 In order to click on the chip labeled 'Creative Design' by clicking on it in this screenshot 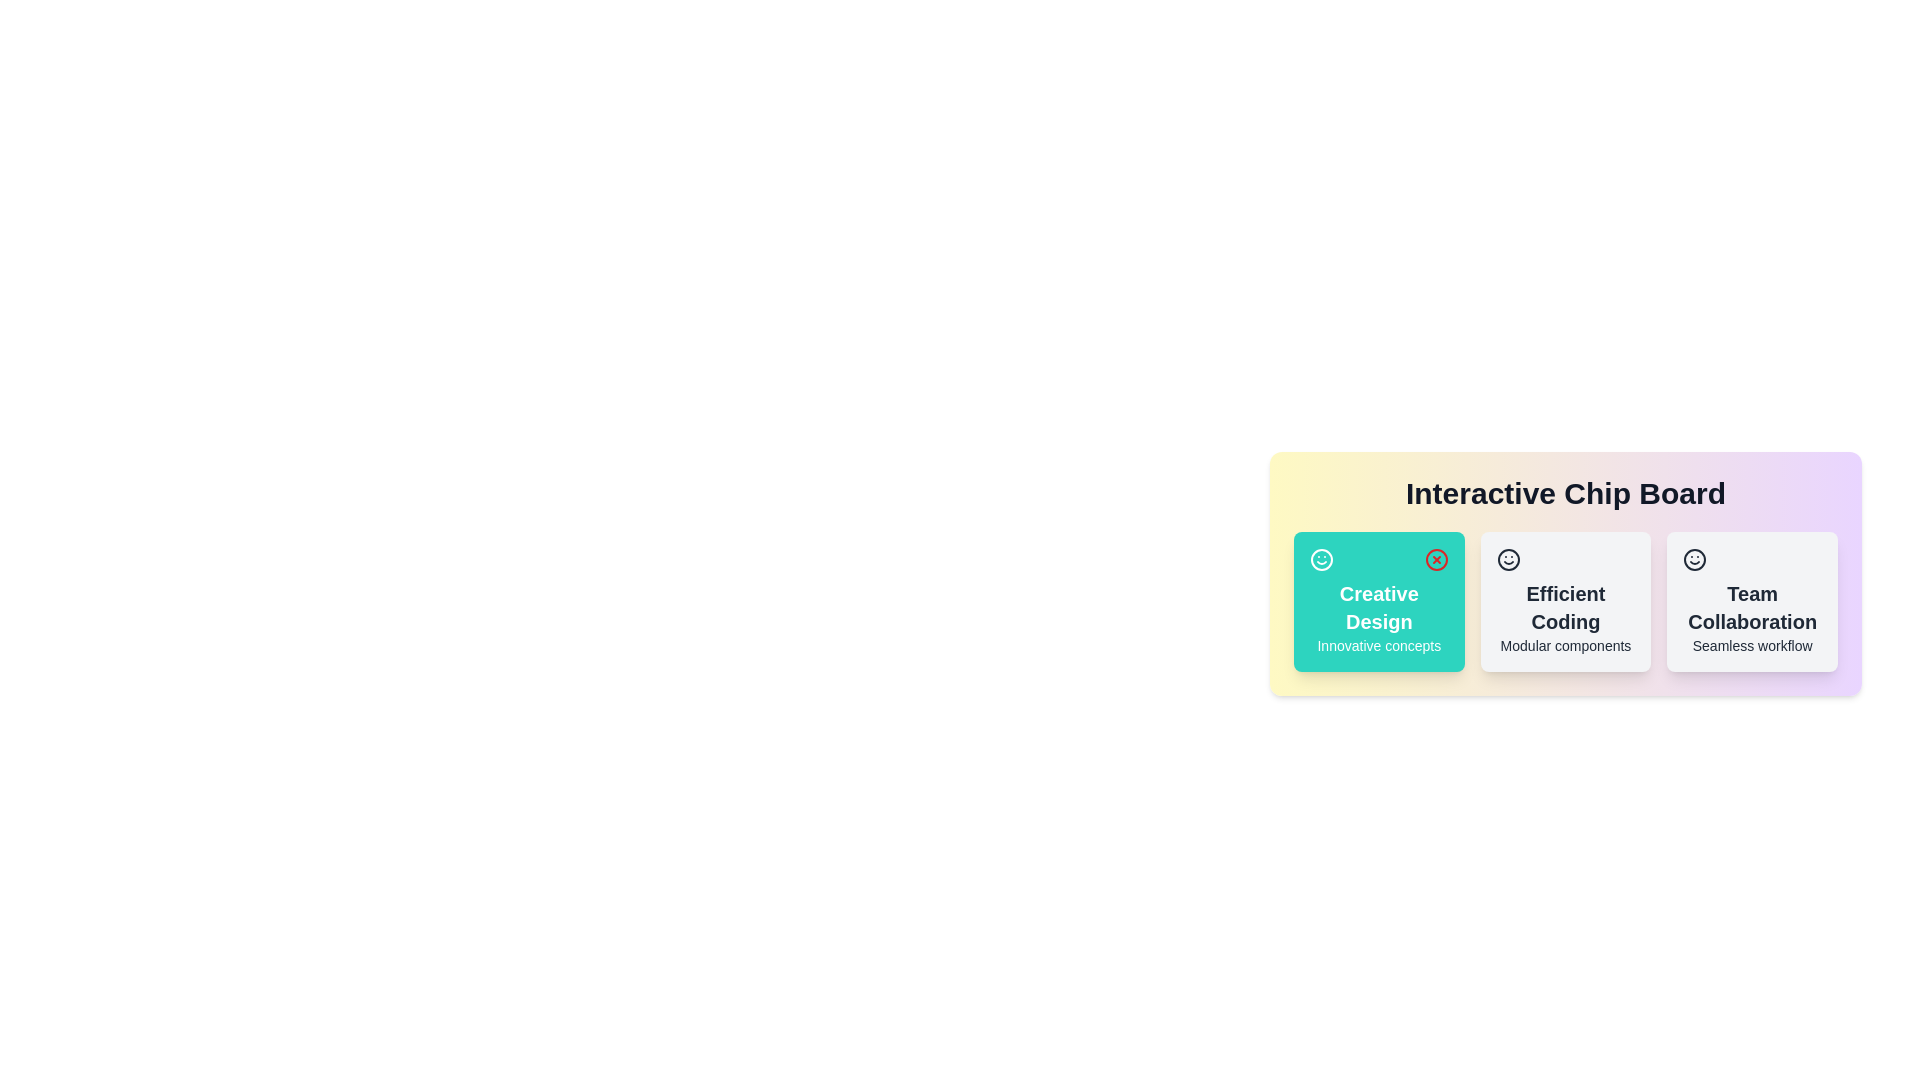, I will do `click(1377, 600)`.